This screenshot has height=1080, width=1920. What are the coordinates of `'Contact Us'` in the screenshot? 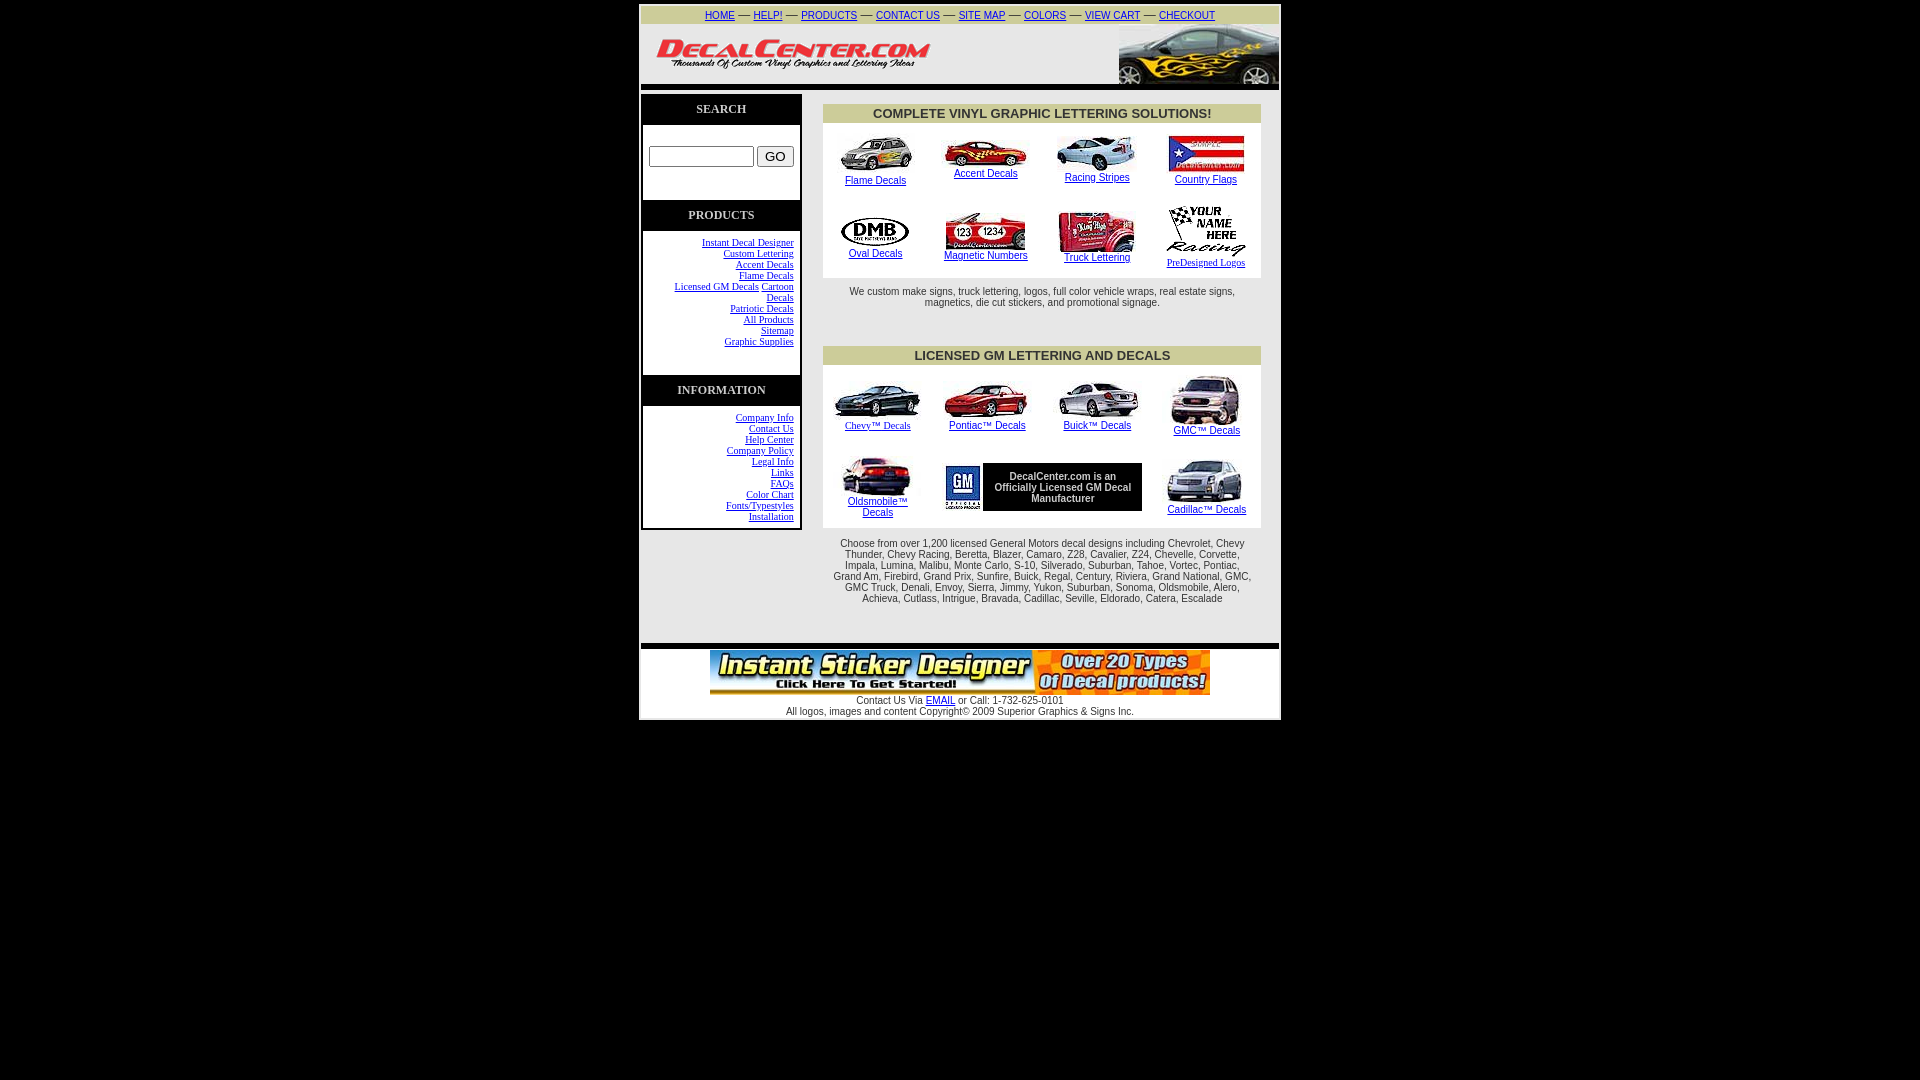 It's located at (770, 427).